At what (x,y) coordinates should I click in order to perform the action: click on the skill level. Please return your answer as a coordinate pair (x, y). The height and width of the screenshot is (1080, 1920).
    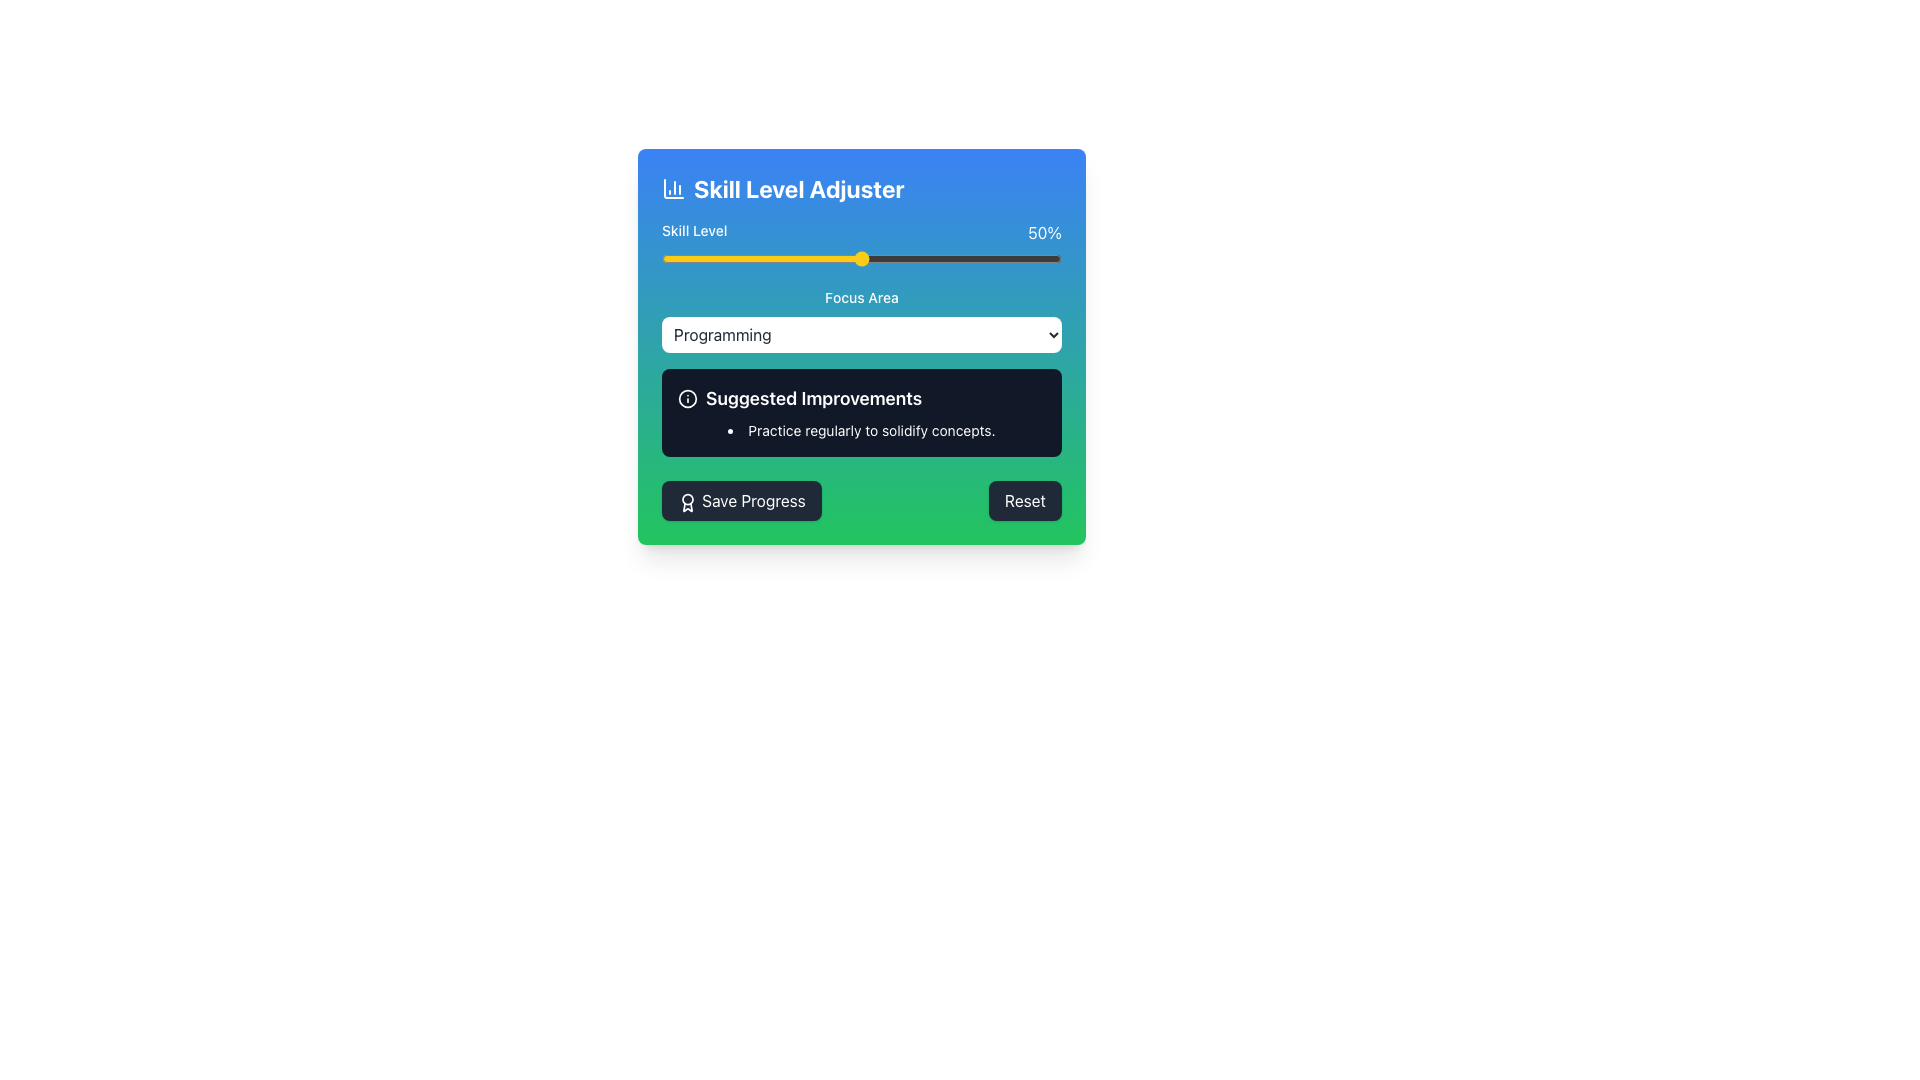
    Looking at the image, I should click on (772, 257).